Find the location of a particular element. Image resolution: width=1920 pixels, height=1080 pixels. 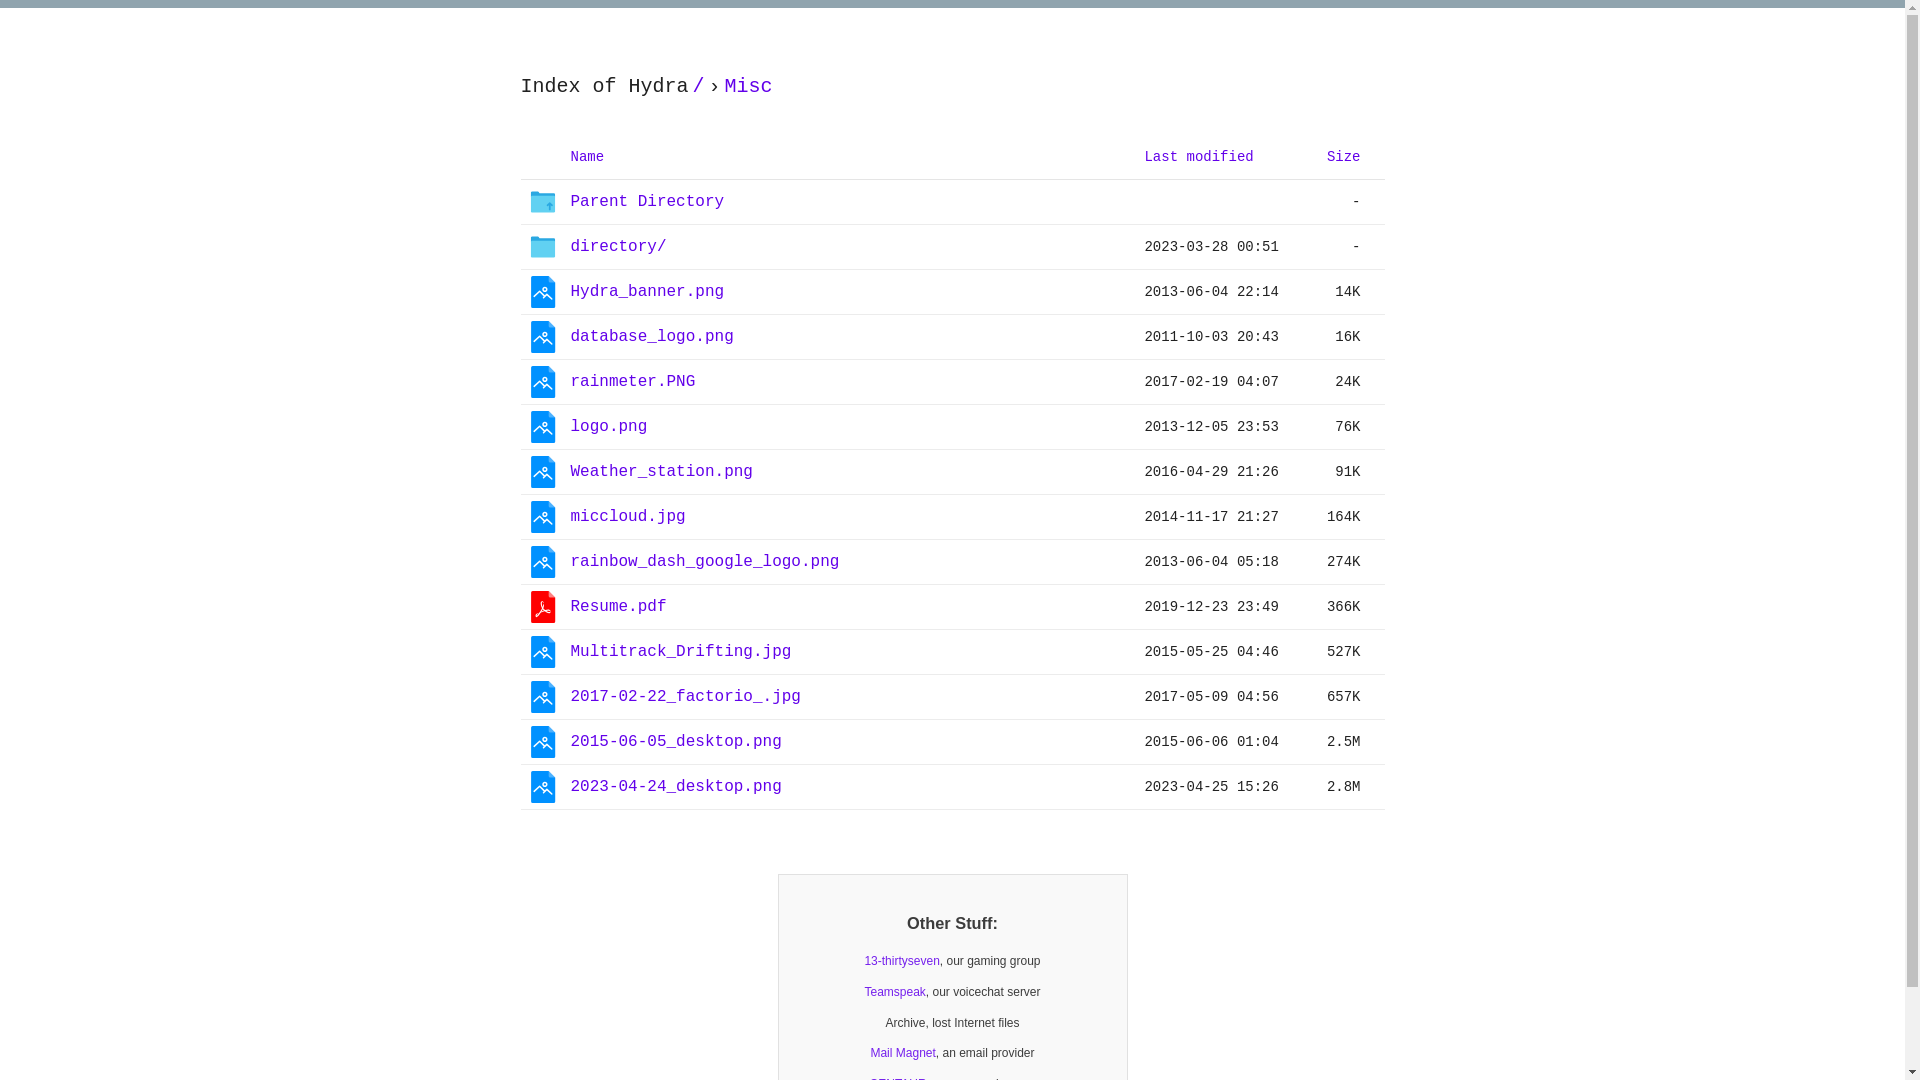

'rainmeter.PNG' is located at coordinates (631, 381).